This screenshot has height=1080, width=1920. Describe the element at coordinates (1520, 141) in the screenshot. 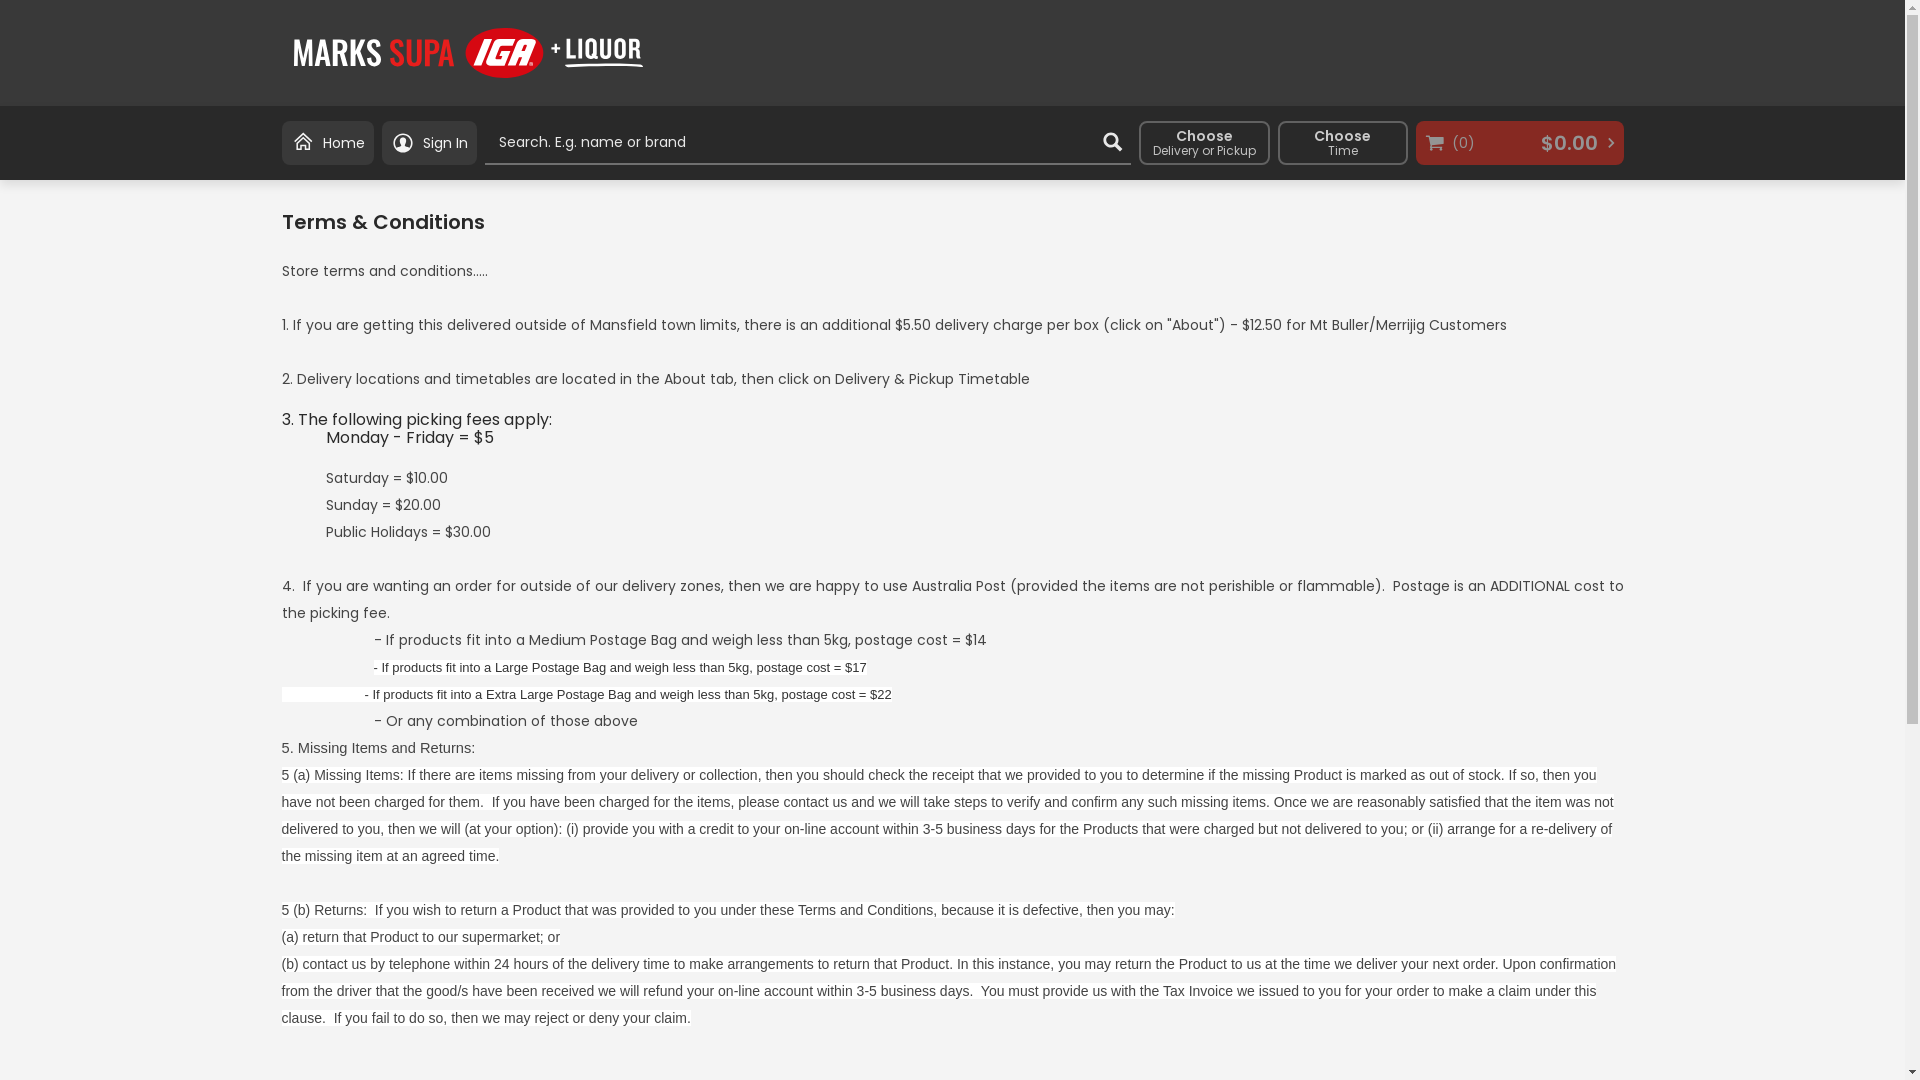

I see `'(0)` at that location.